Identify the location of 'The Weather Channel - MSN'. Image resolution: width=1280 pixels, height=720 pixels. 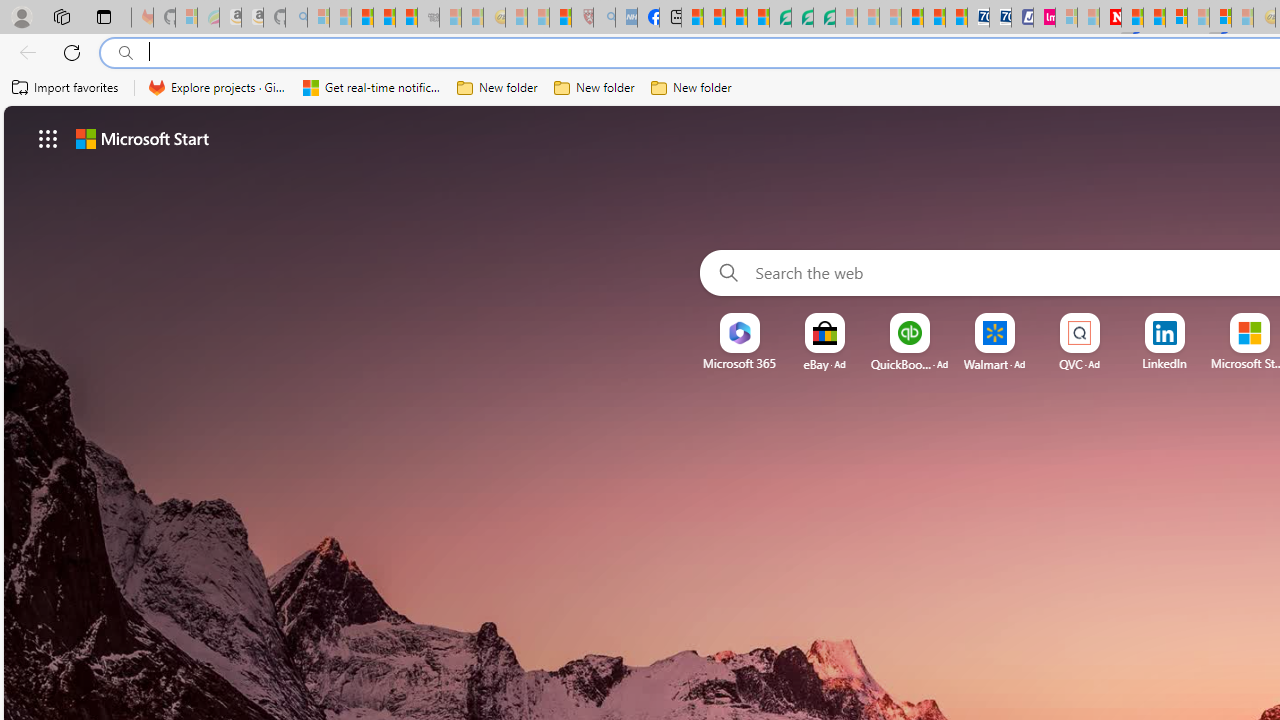
(362, 17).